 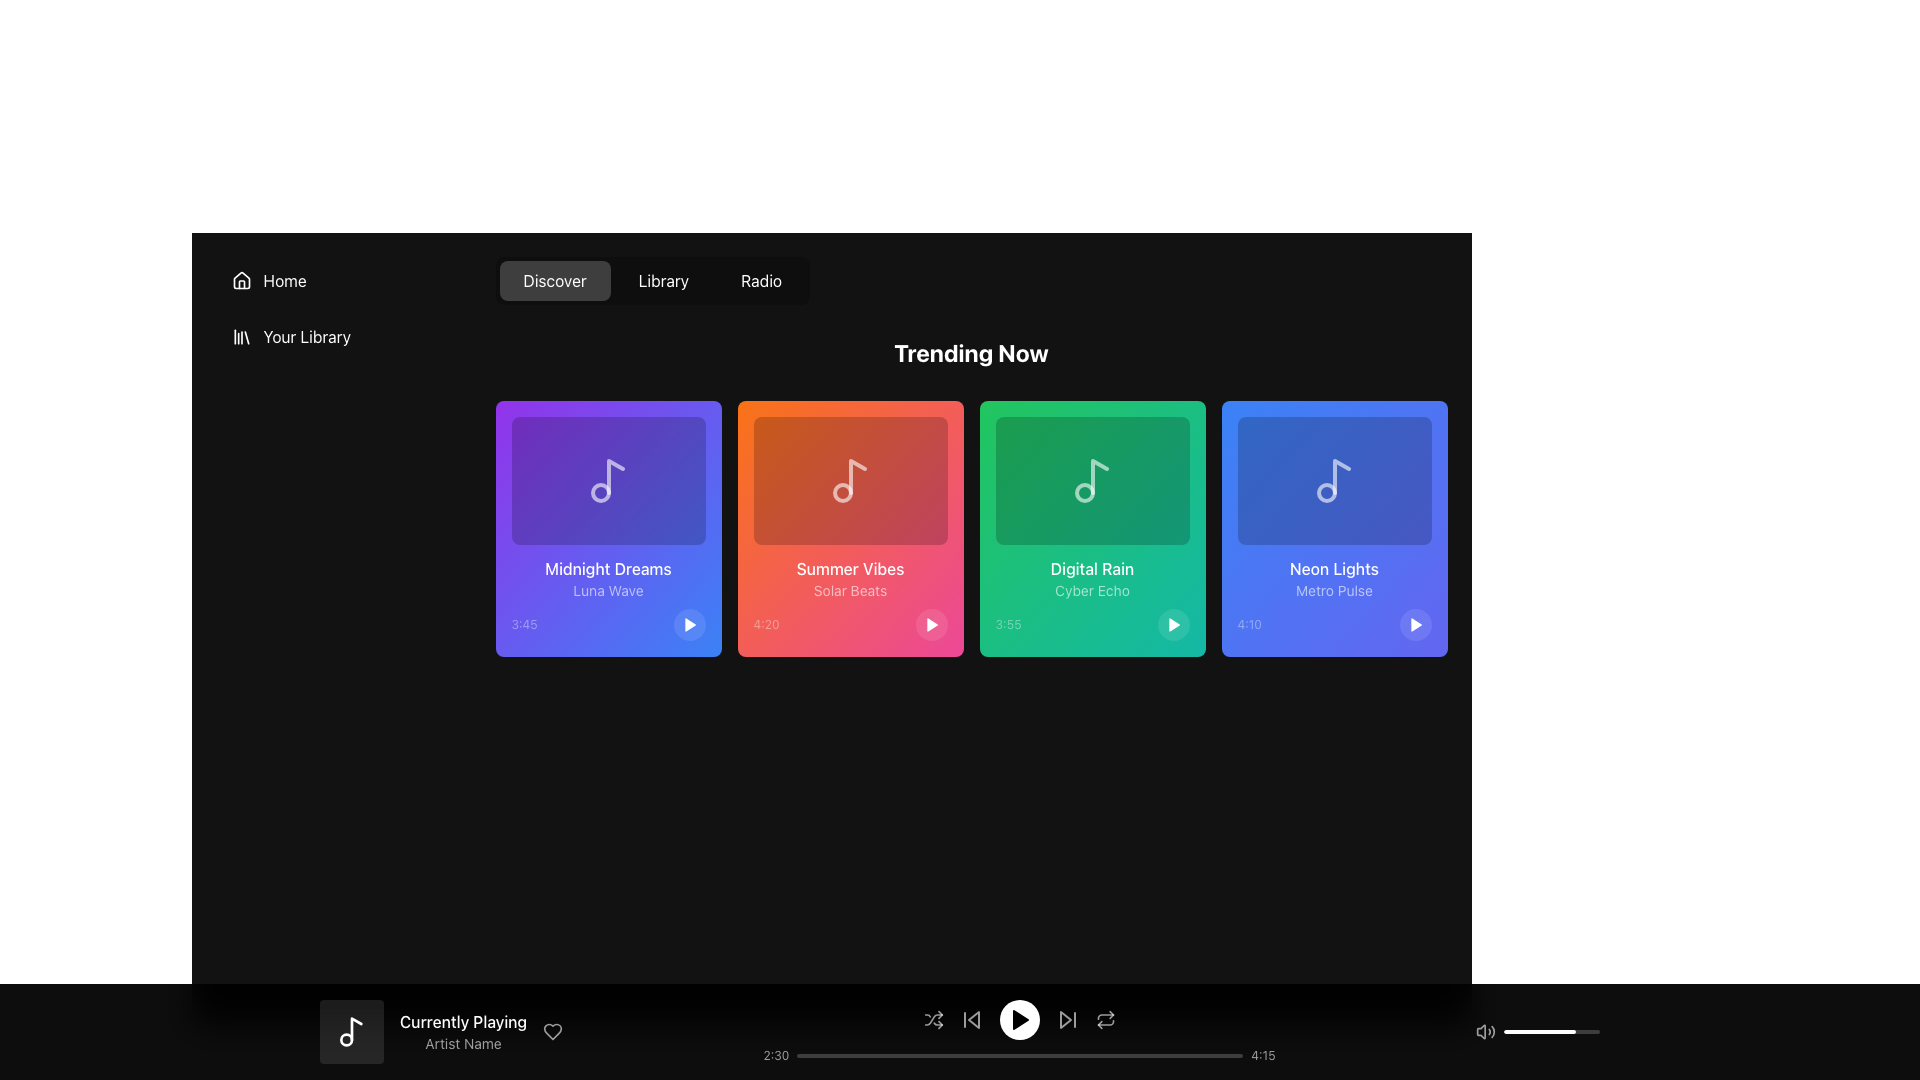 I want to click on the library icon located to the left of the 'Your Library' text in the navigation sidebar, so click(x=240, y=335).